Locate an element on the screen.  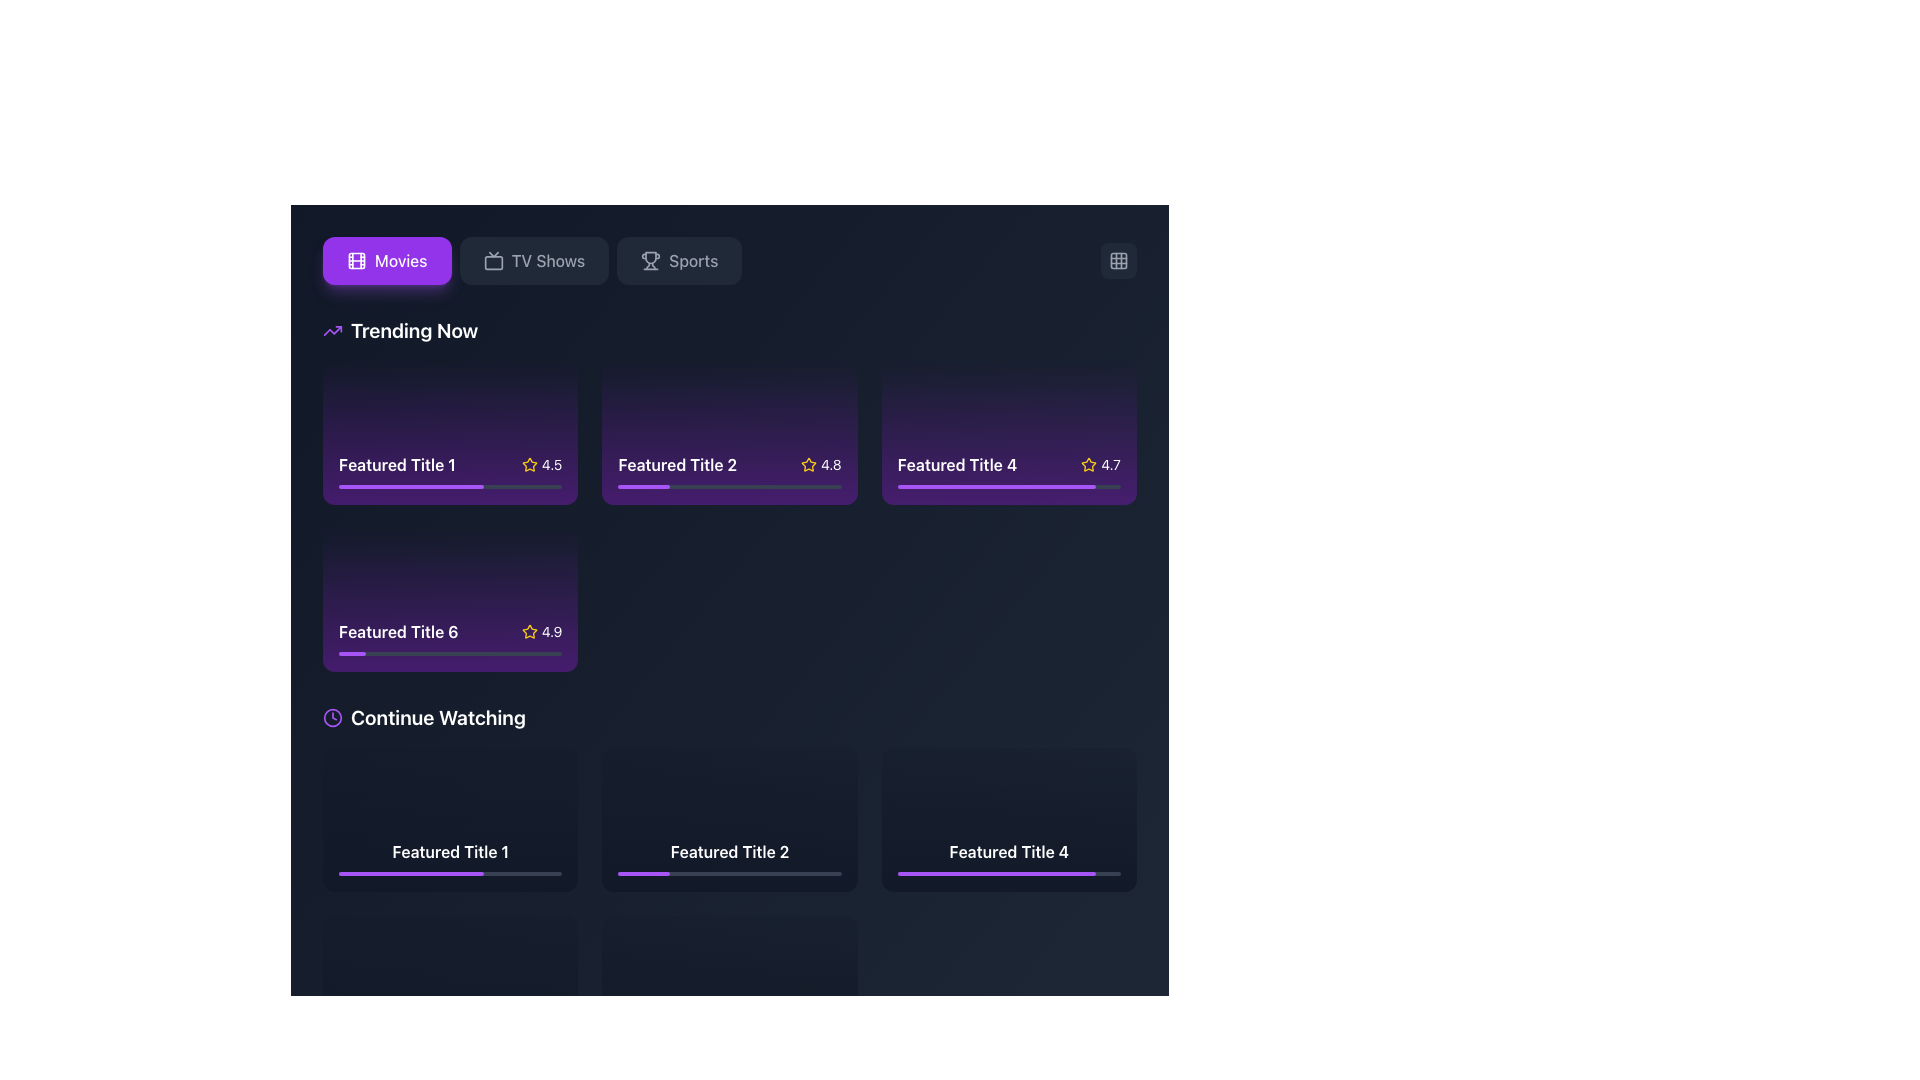
the rating value displayed with a yellow star icon and the text '4.9' in the 'Trending Now' section under the 'Movies' tab, located at the bottom left corner of the 'Featured Title 6' card is located at coordinates (542, 632).